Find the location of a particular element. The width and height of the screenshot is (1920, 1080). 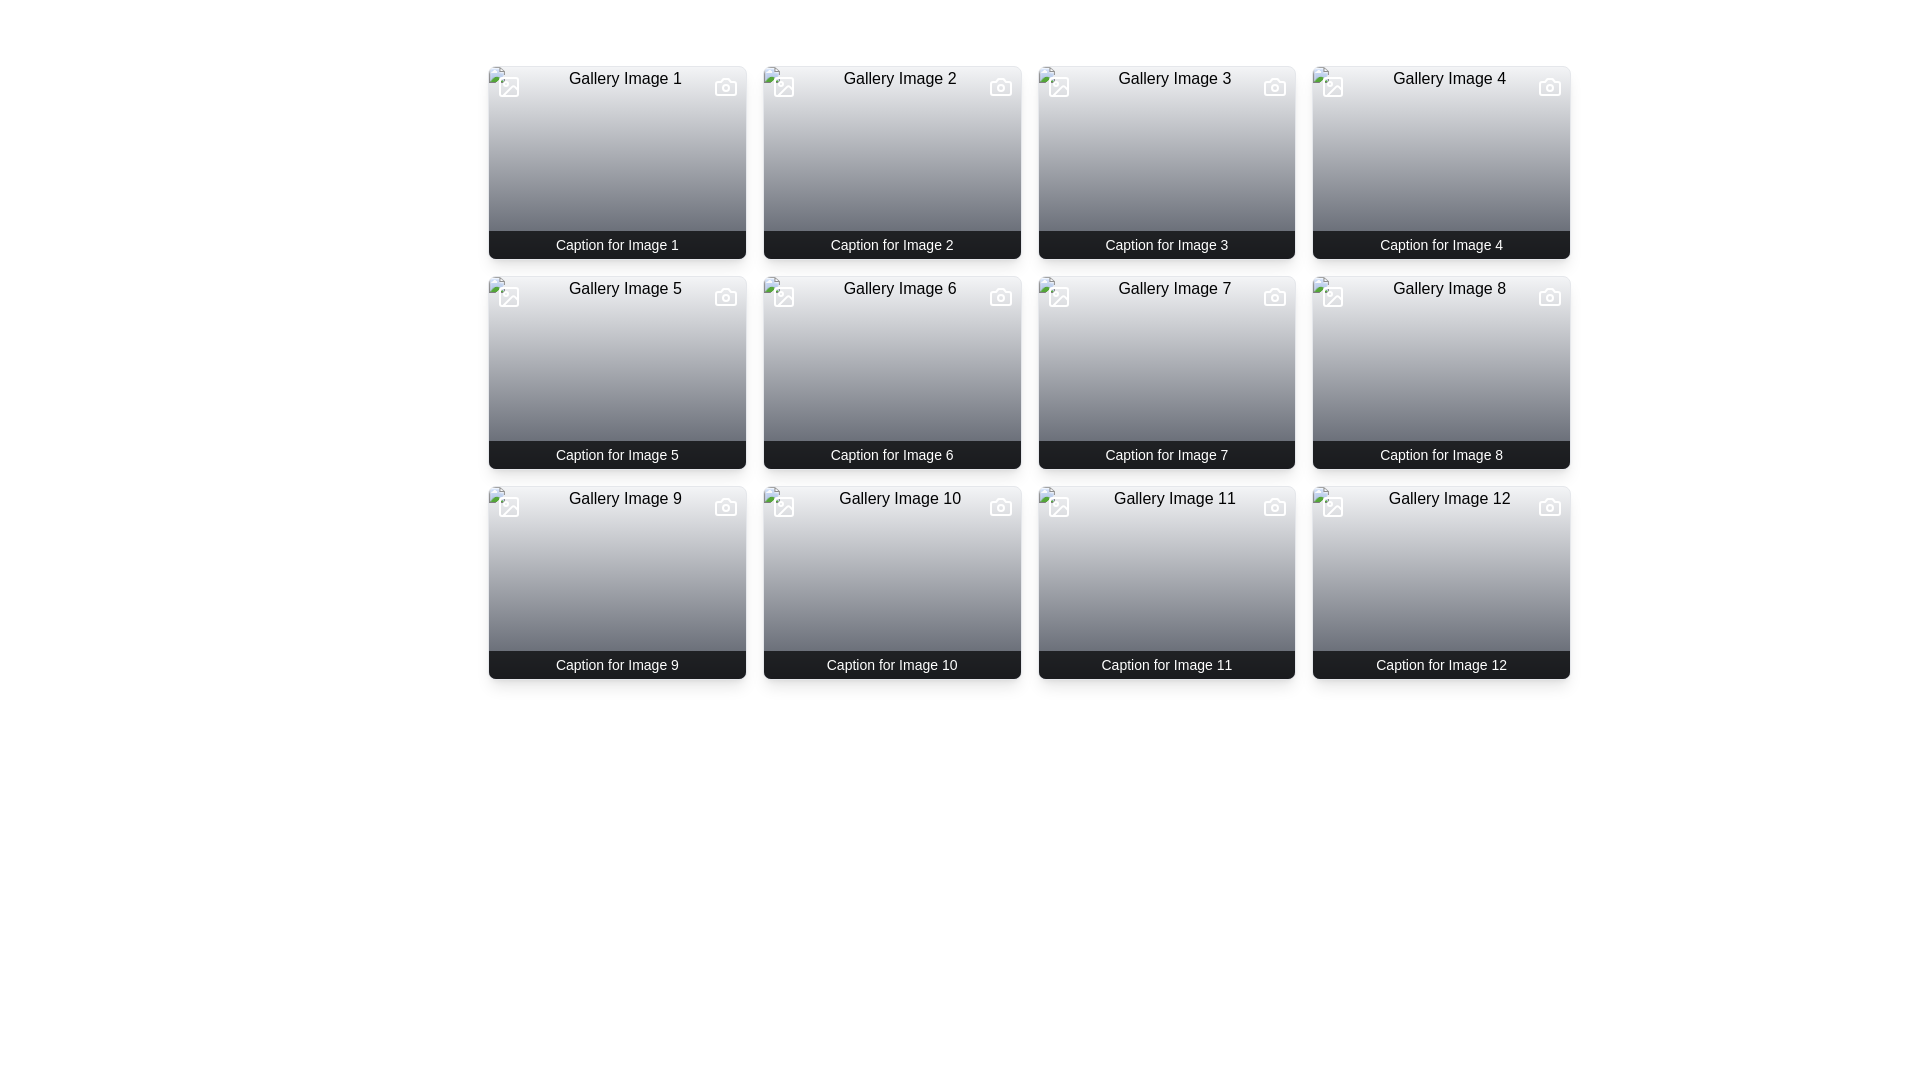

text of the Text Label that displays 'Caption for Image 12', located at the bottom of the 'Gallery Image 12' card in the fourth row and last column of the grid layout is located at coordinates (1441, 664).